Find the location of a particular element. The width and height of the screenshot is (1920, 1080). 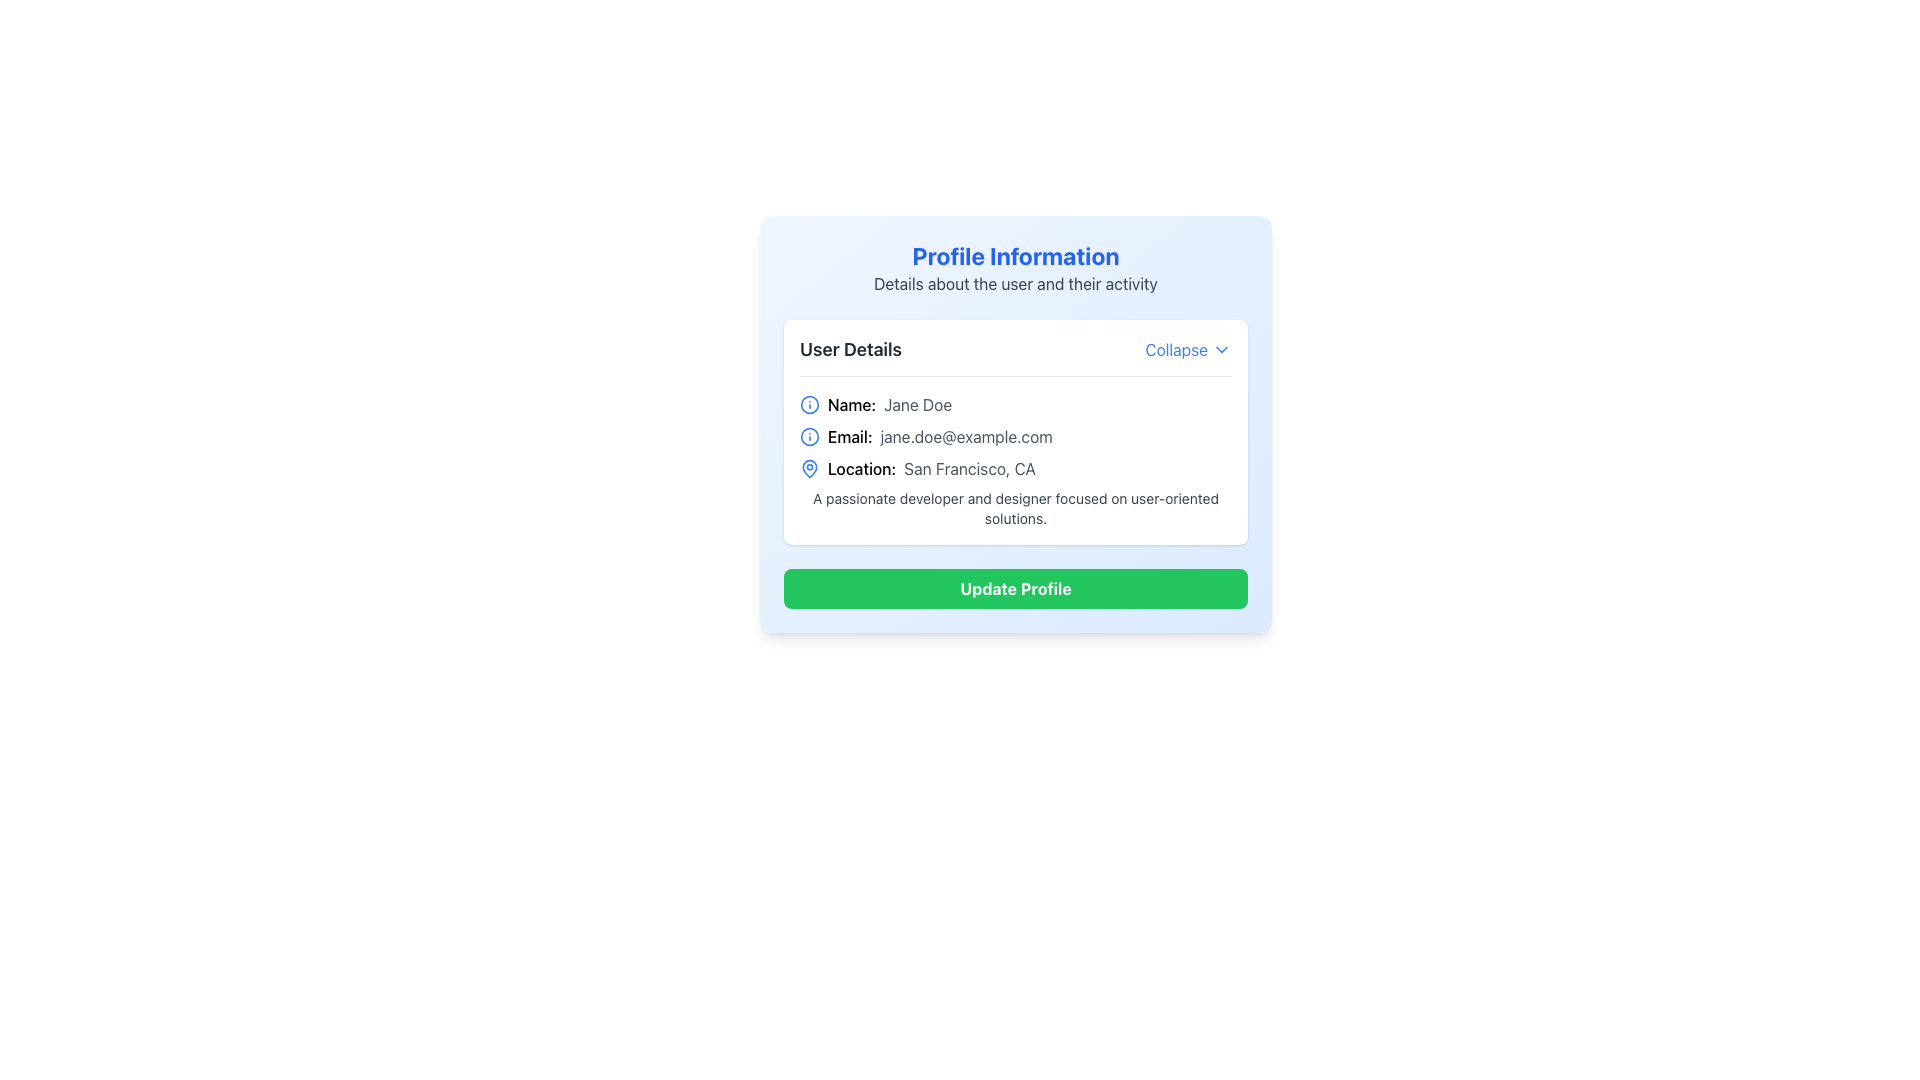

the descriptive text located in the second row below the 'Profile Information' title and above 'User Details' is located at coordinates (1016, 284).